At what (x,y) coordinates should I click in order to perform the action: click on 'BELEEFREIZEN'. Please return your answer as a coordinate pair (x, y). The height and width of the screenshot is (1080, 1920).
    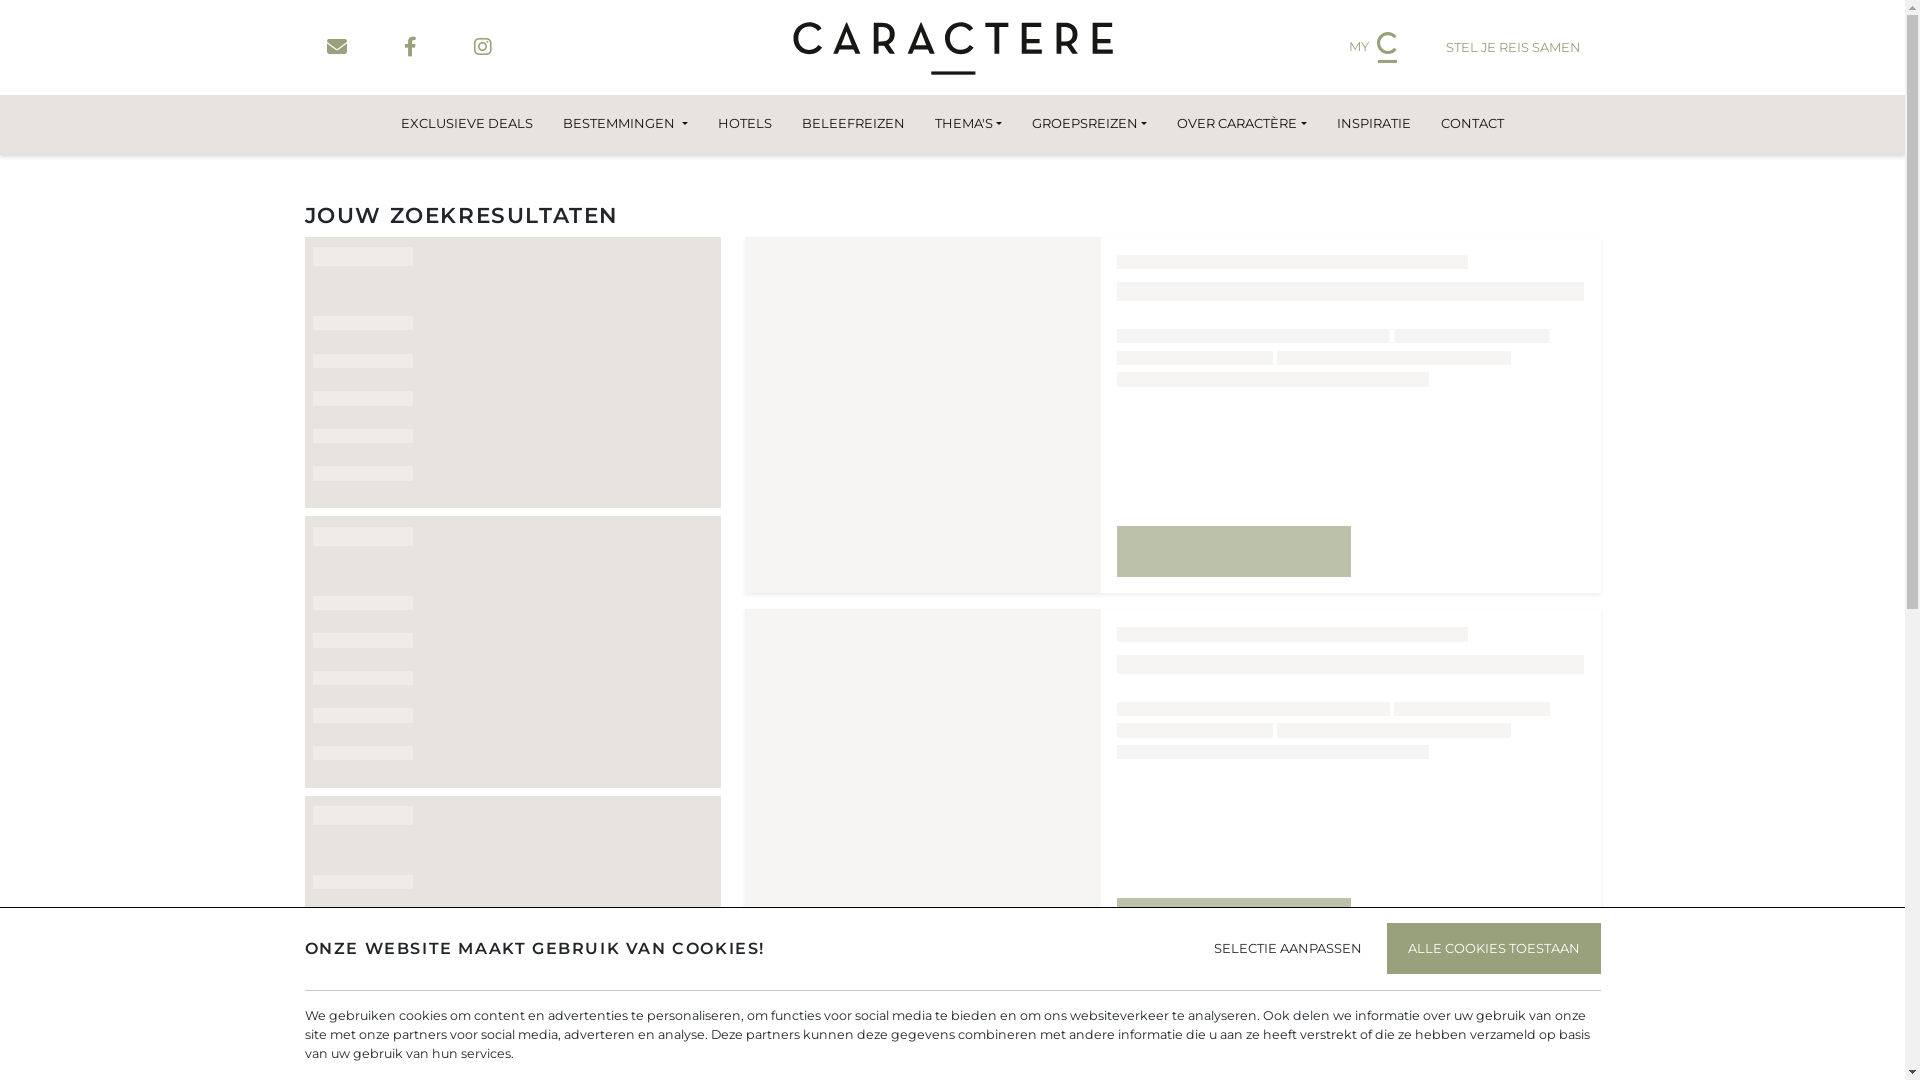
    Looking at the image, I should click on (853, 123).